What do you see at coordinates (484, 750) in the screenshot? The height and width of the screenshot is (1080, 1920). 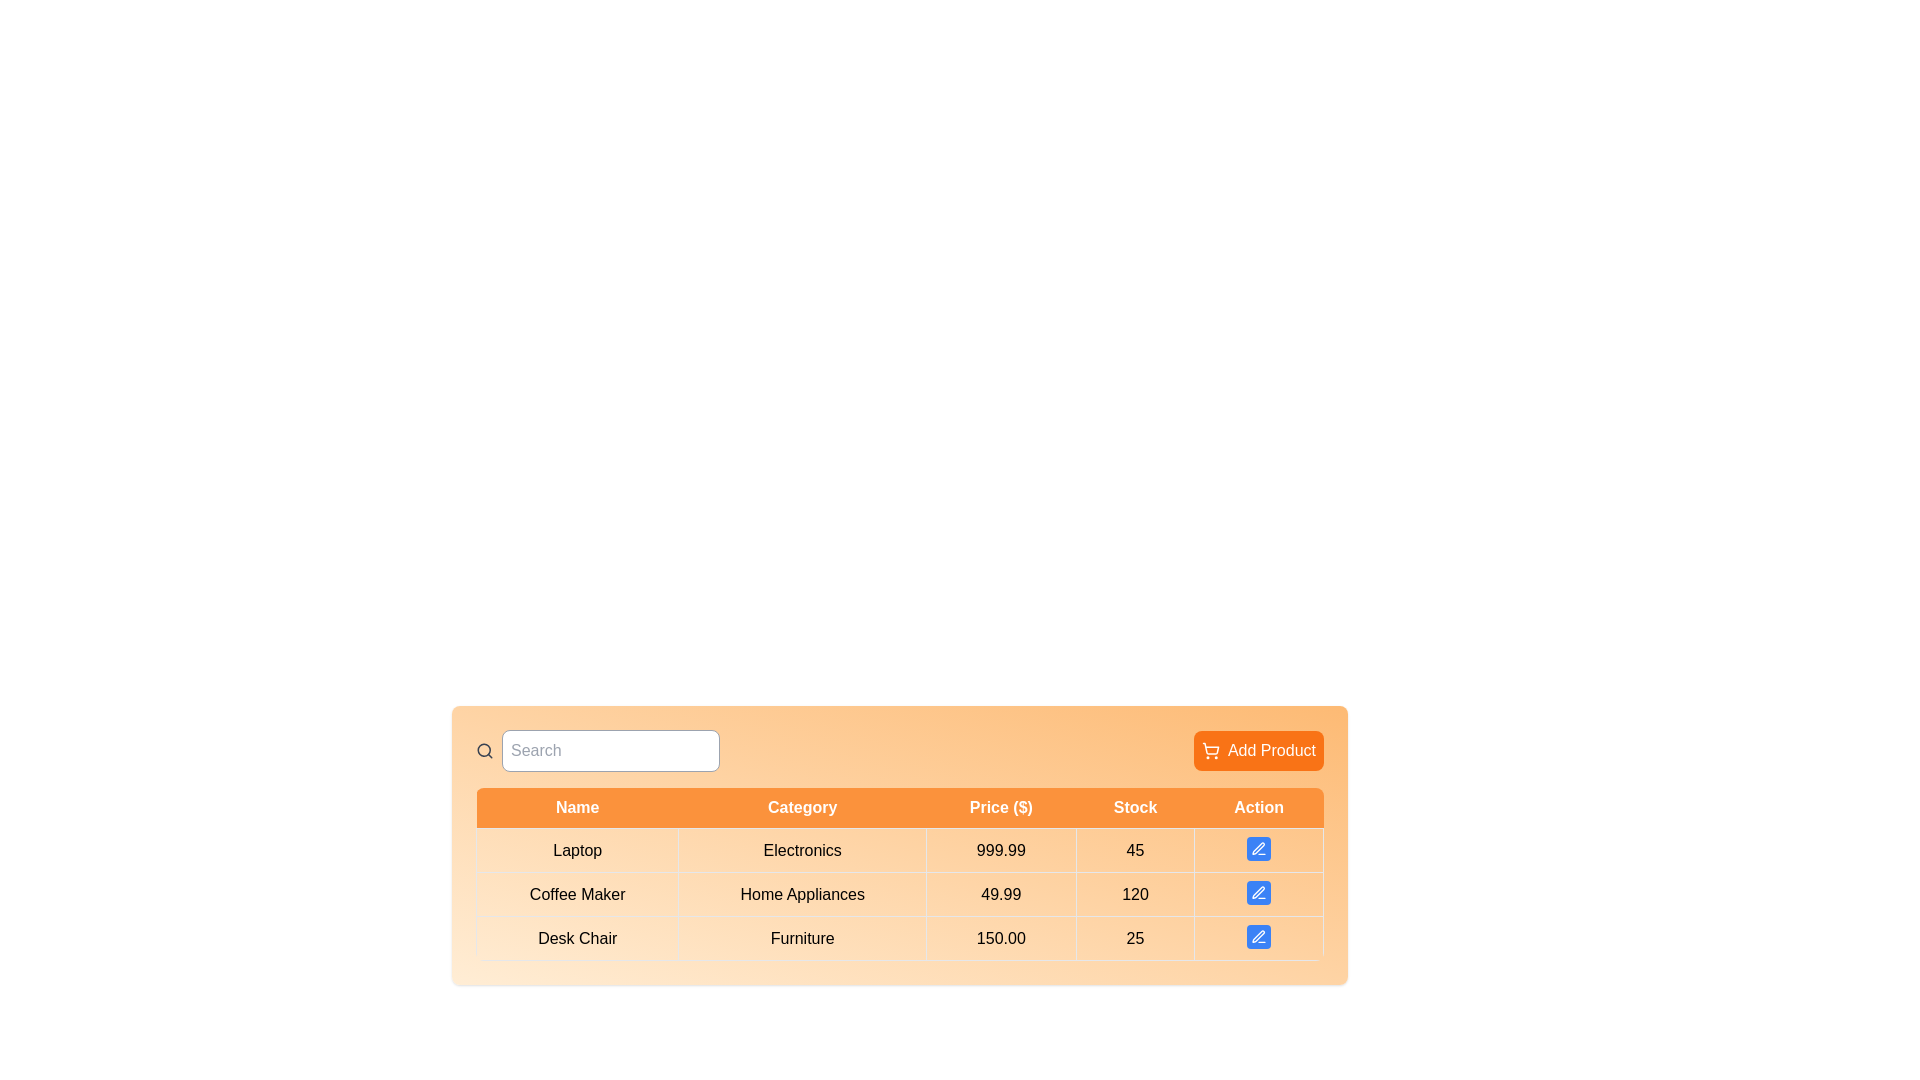 I see `the SVG circle element that represents the search functionality, located at the upper left corner of the horizontal search bar in the magnifying glass design` at bounding box center [484, 750].